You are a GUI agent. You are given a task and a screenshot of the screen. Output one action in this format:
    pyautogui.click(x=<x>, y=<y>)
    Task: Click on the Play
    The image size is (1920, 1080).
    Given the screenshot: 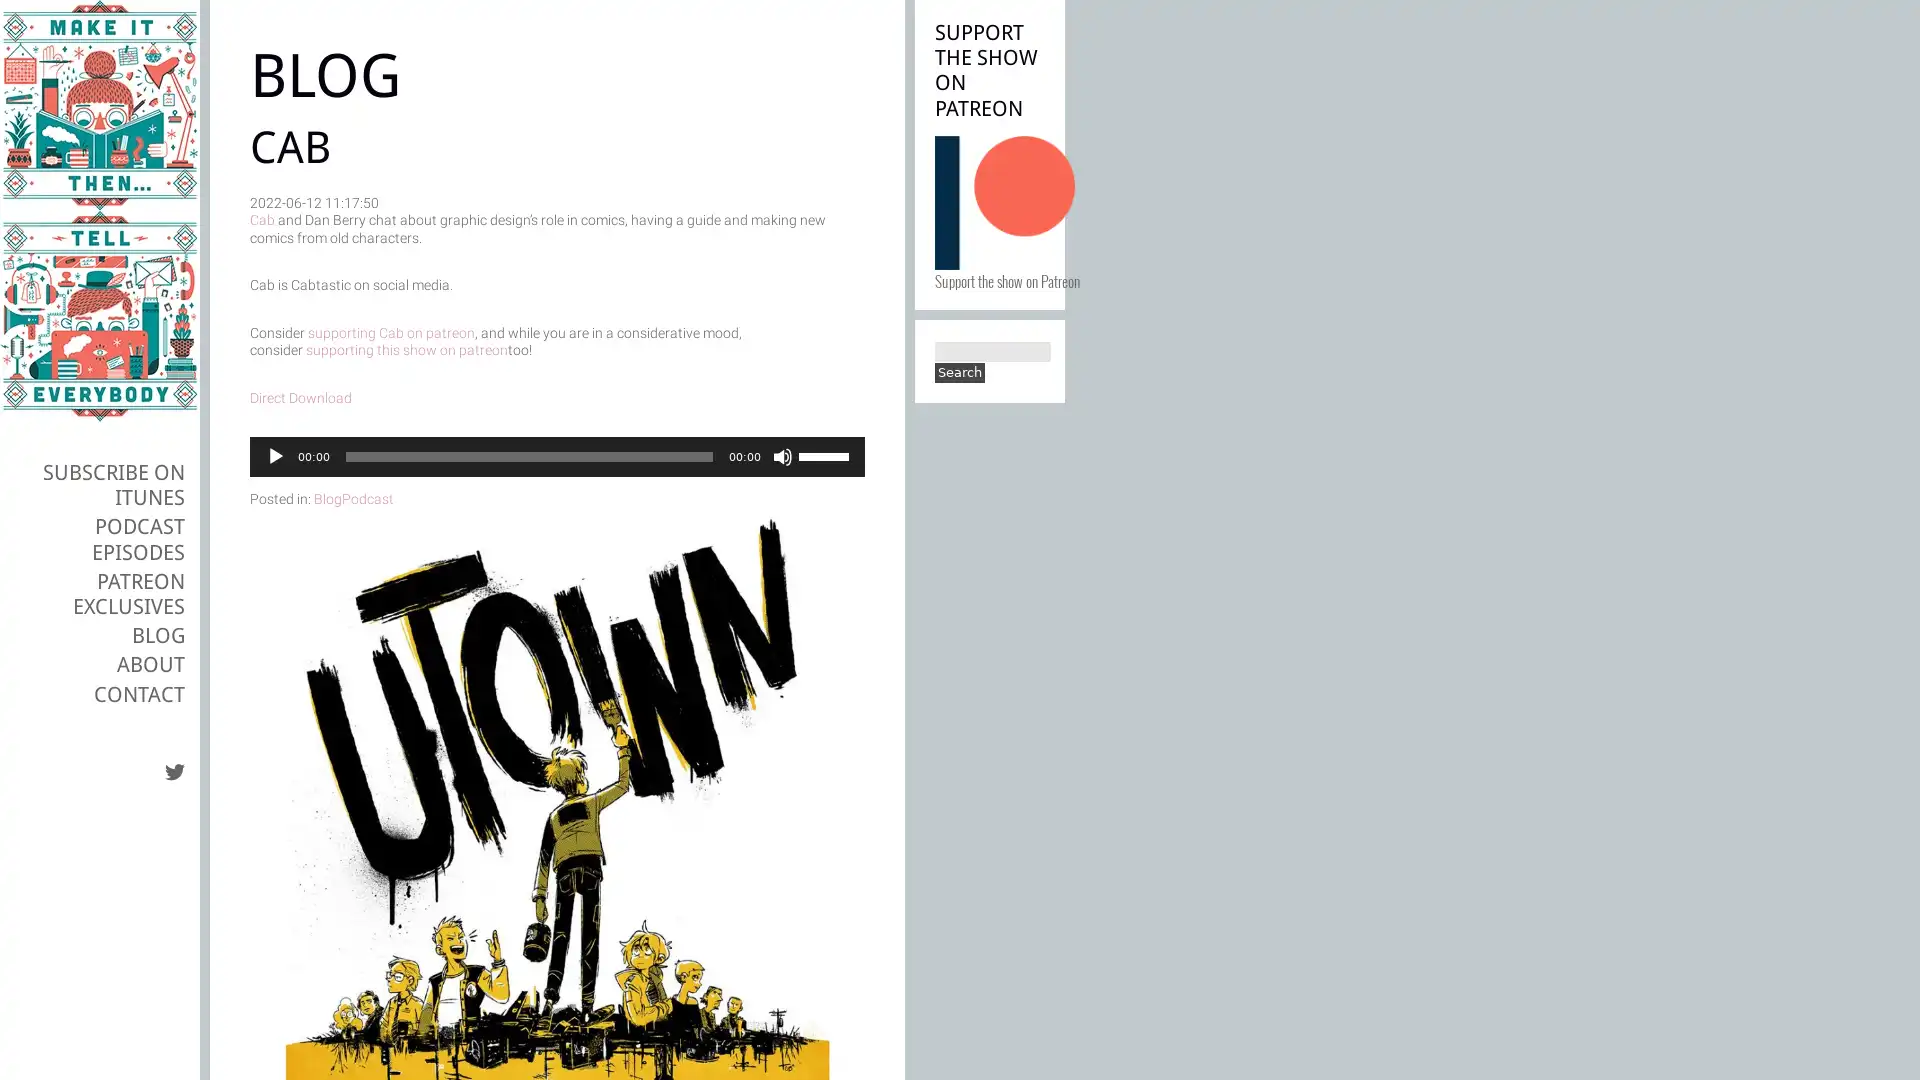 What is the action you would take?
    pyautogui.click(x=274, y=456)
    